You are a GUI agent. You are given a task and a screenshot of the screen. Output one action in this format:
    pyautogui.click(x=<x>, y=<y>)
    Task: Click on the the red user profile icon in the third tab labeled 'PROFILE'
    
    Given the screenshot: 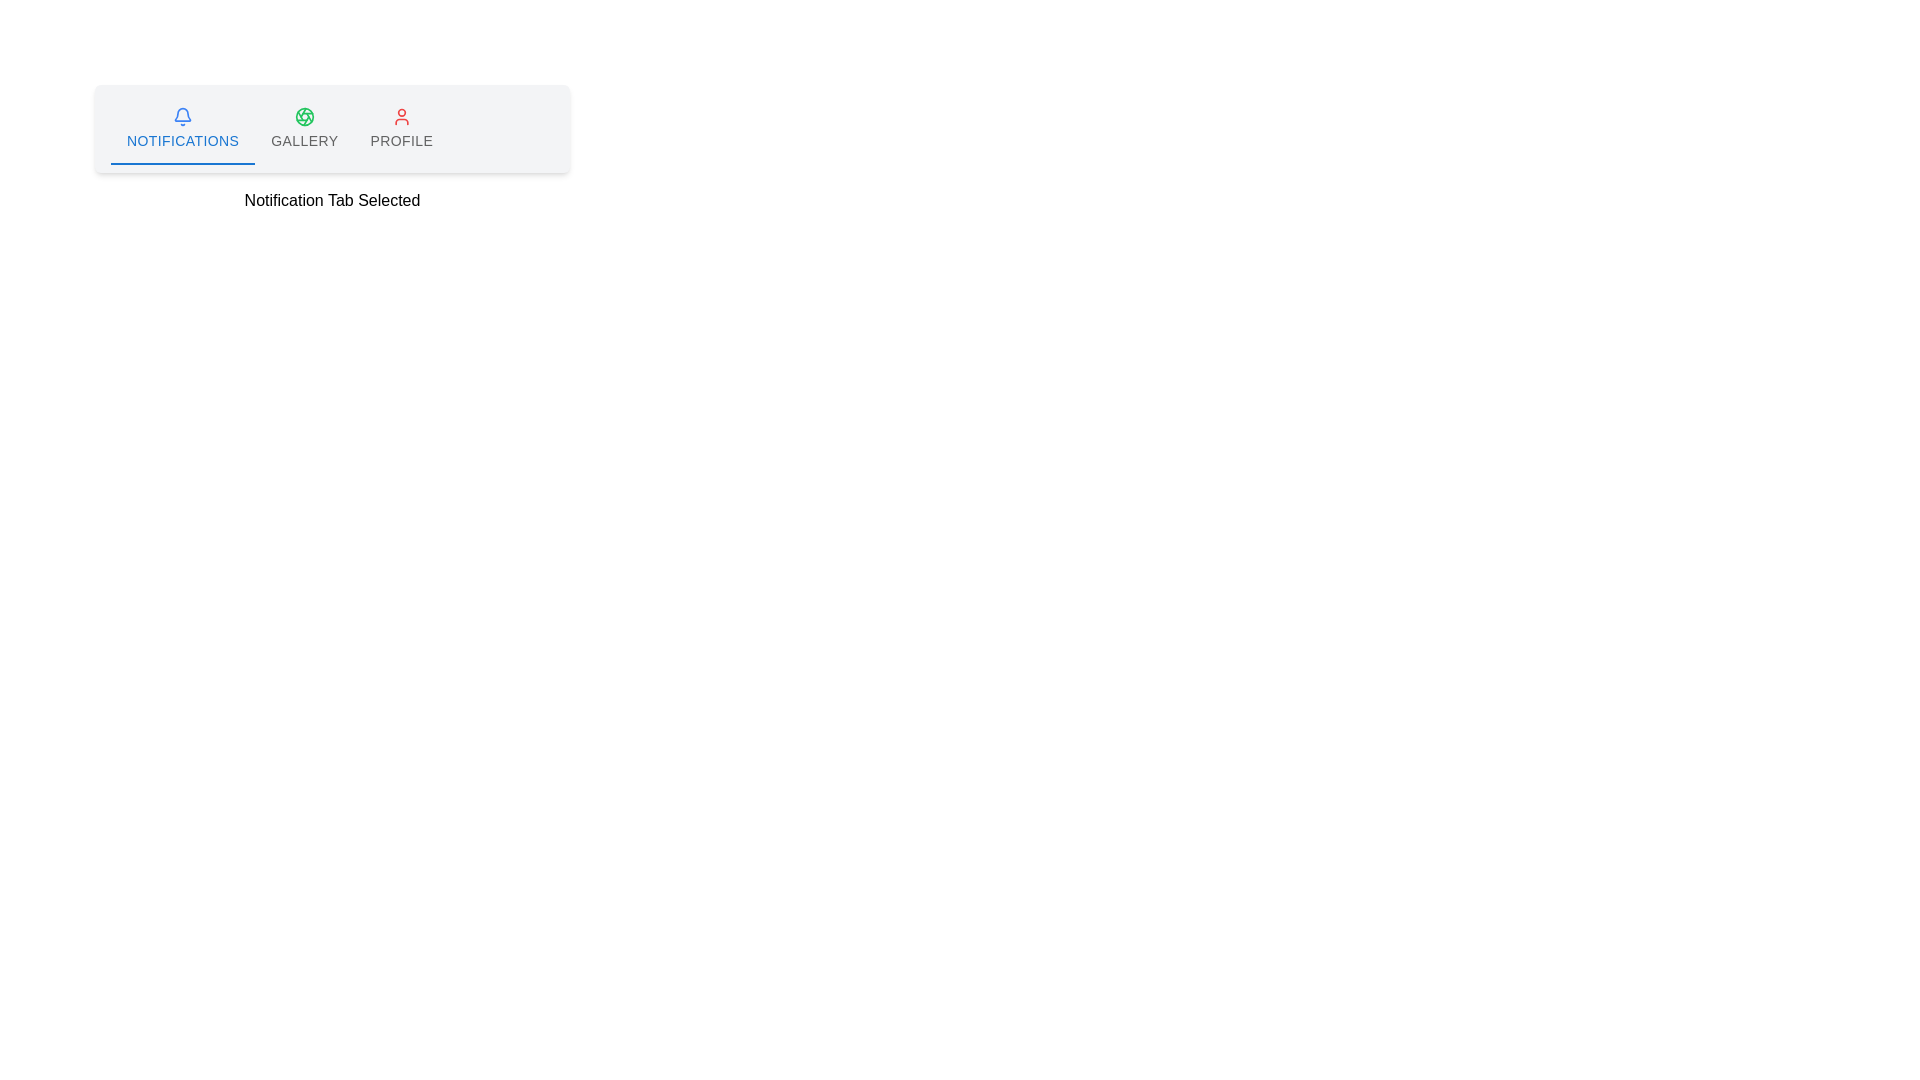 What is the action you would take?
    pyautogui.click(x=400, y=117)
    